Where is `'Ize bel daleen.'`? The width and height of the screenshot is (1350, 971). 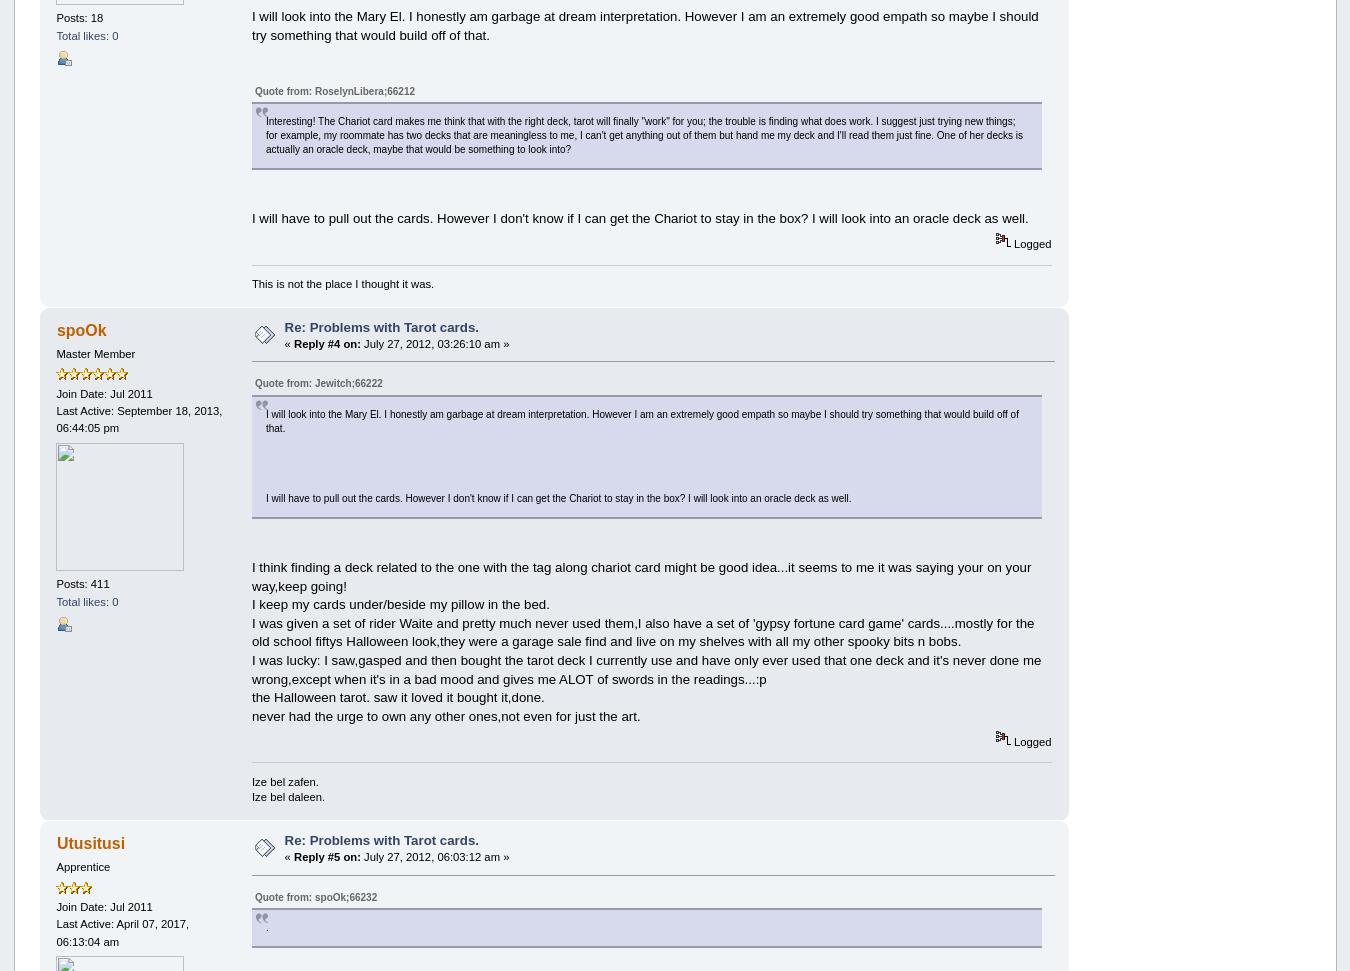 'Ize bel daleen.' is located at coordinates (286, 796).